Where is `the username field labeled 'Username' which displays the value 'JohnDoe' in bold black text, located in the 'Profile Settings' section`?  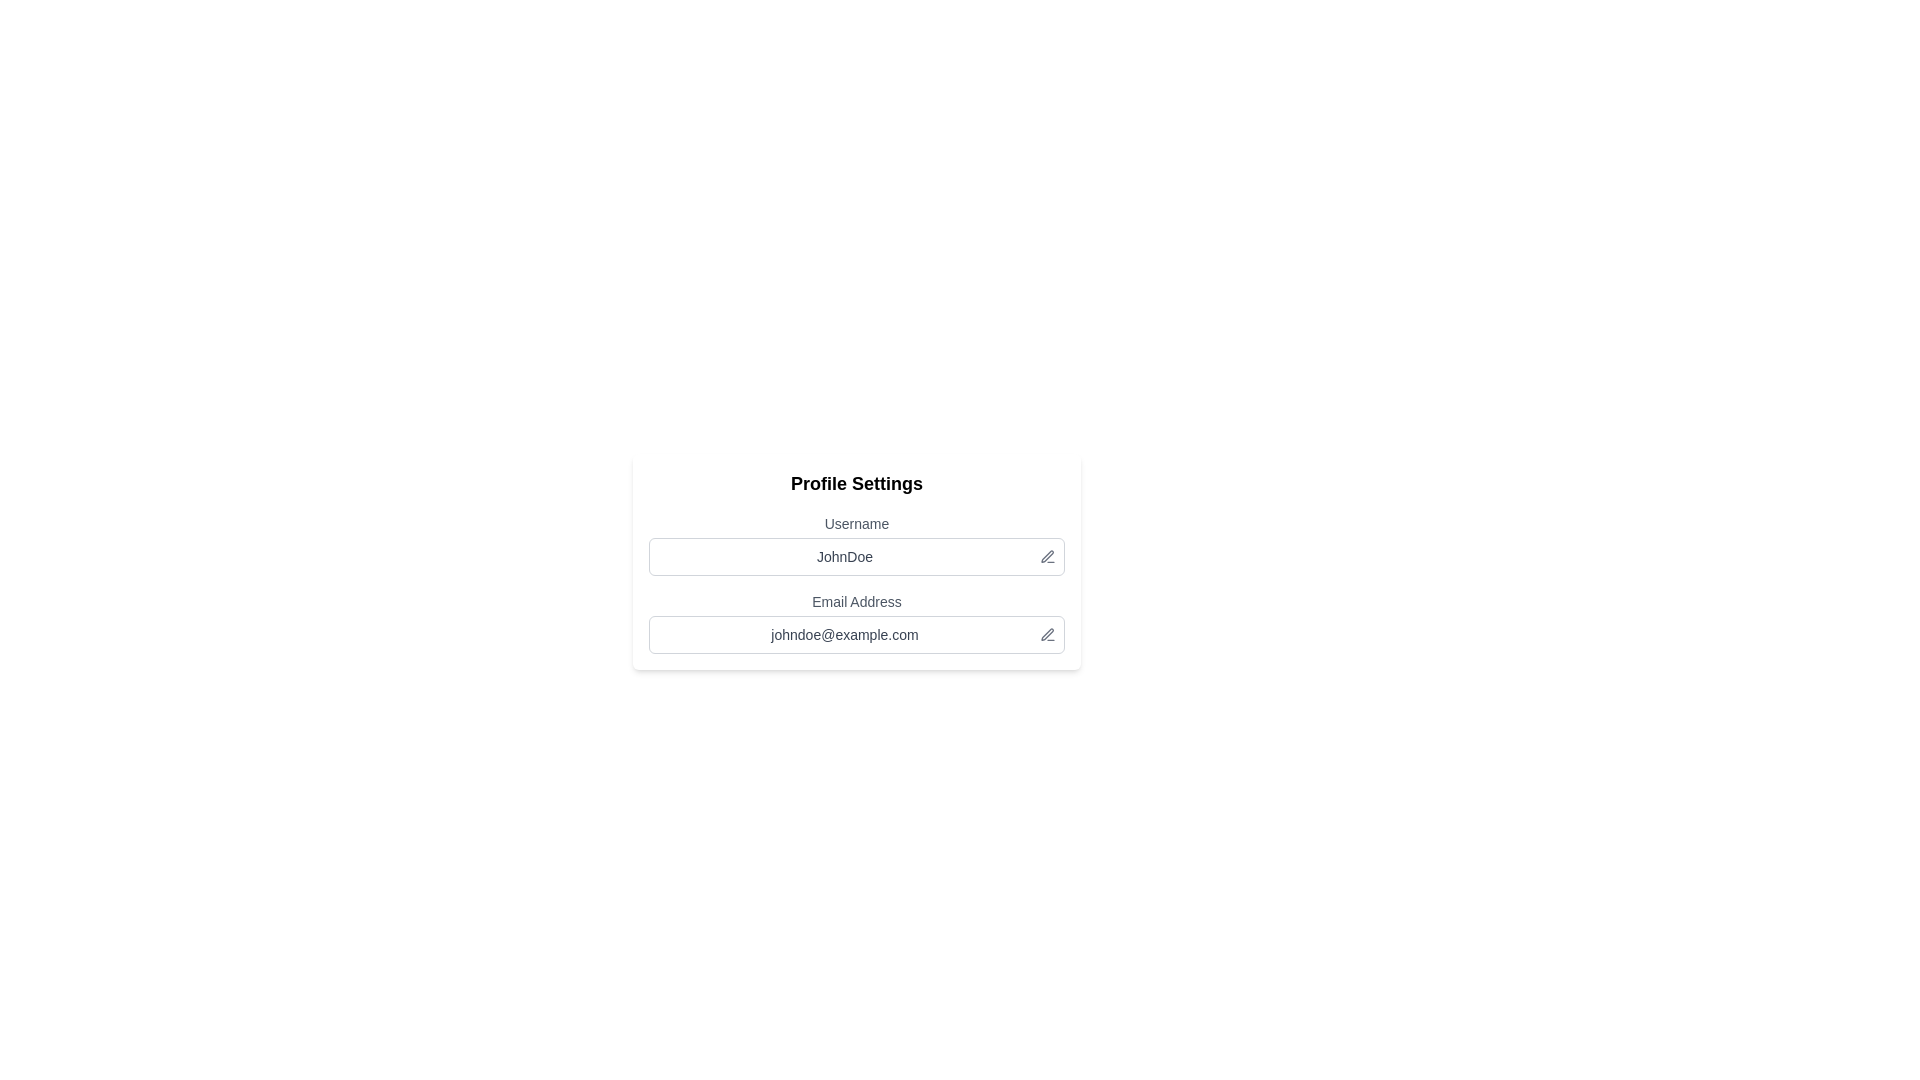 the username field labeled 'Username' which displays the value 'JohnDoe' in bold black text, located in the 'Profile Settings' section is located at coordinates (857, 544).